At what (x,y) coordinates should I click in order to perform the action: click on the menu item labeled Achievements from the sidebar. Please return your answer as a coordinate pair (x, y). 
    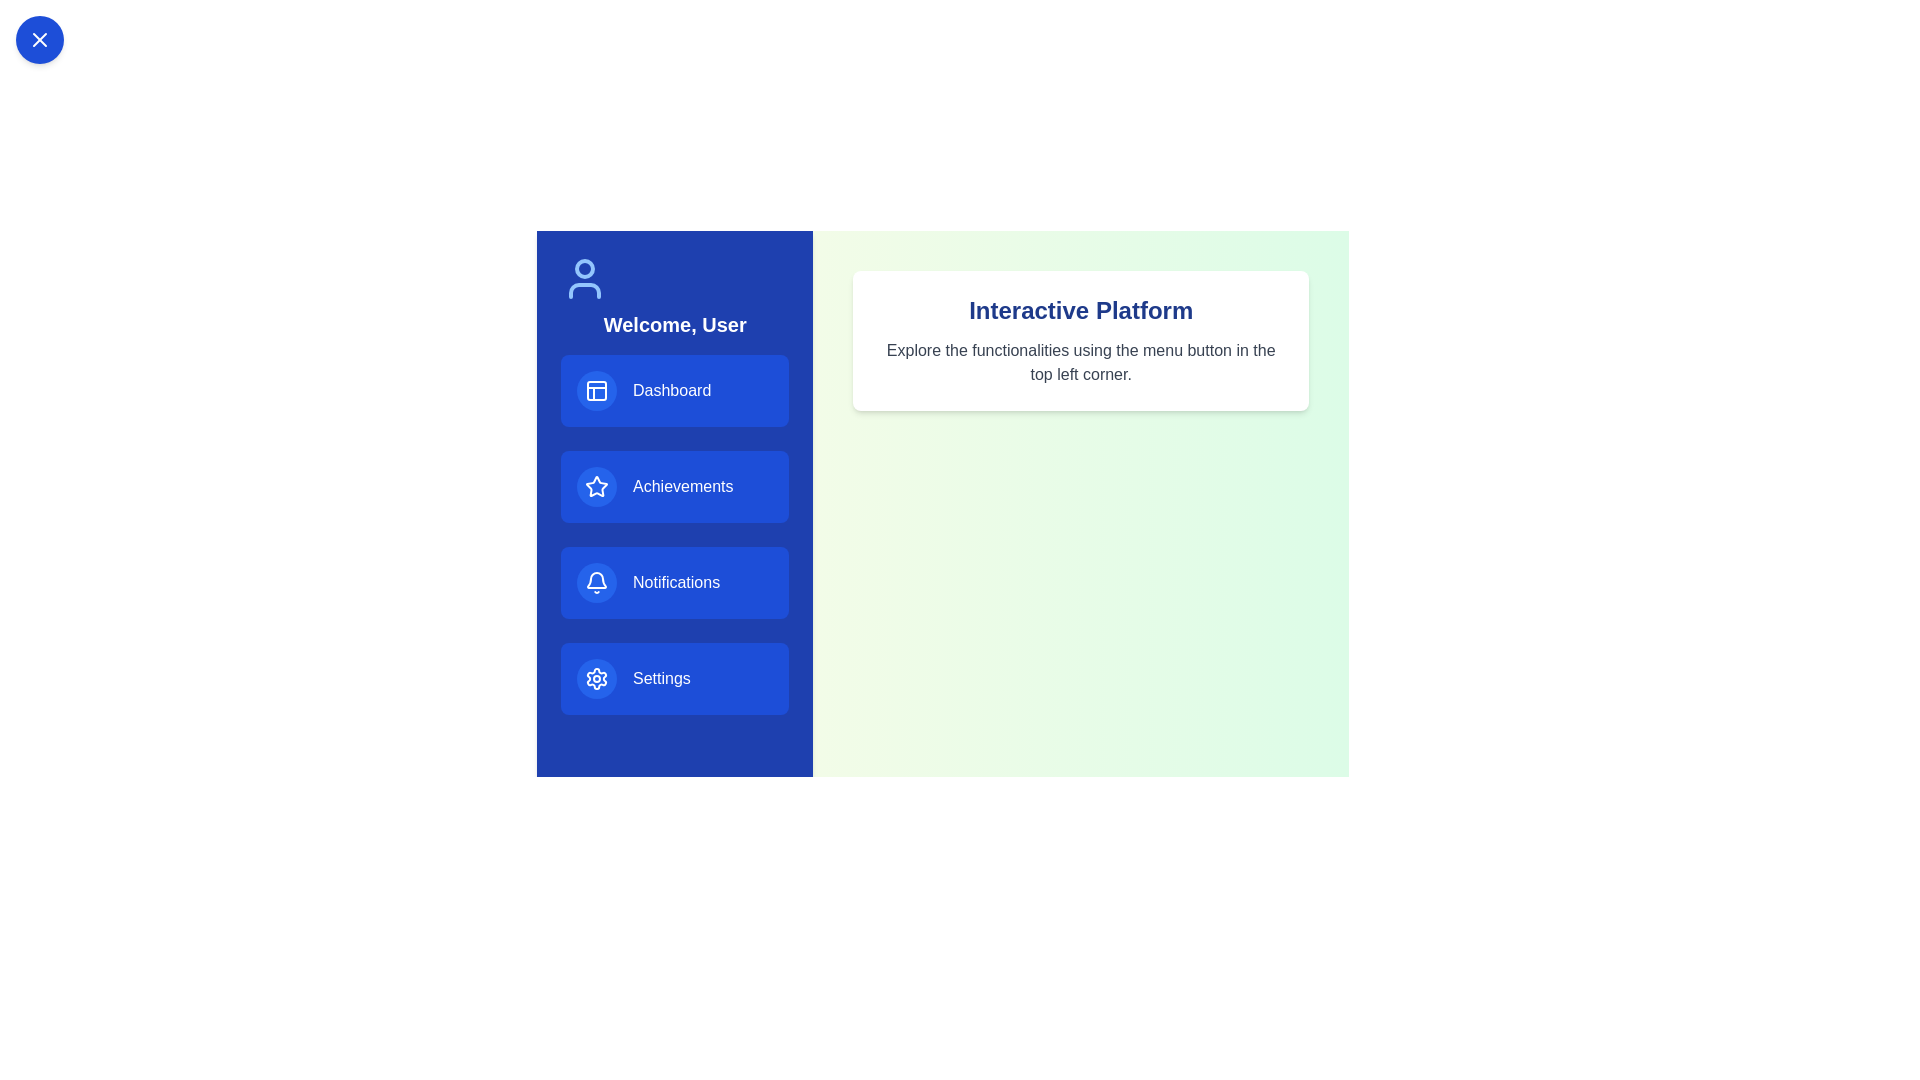
    Looking at the image, I should click on (675, 486).